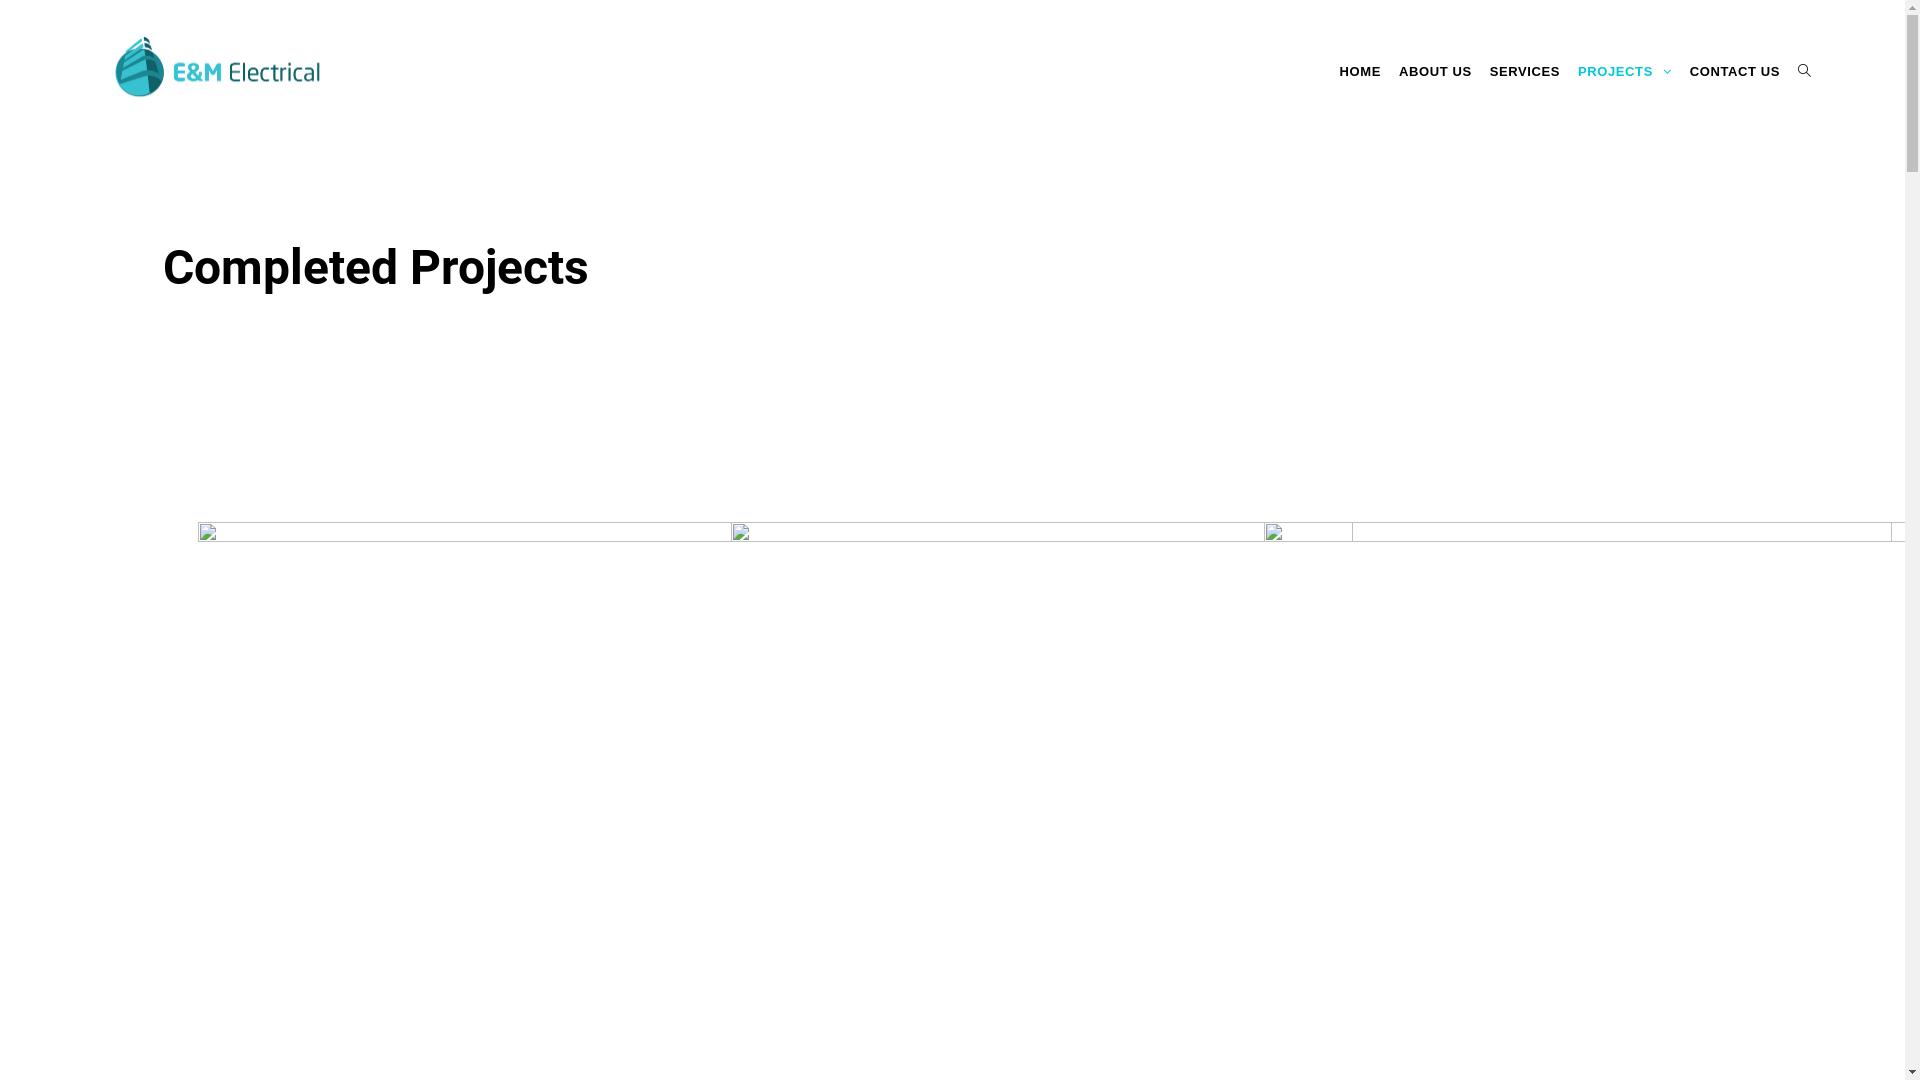  I want to click on 'CONTACT US', so click(1733, 71).